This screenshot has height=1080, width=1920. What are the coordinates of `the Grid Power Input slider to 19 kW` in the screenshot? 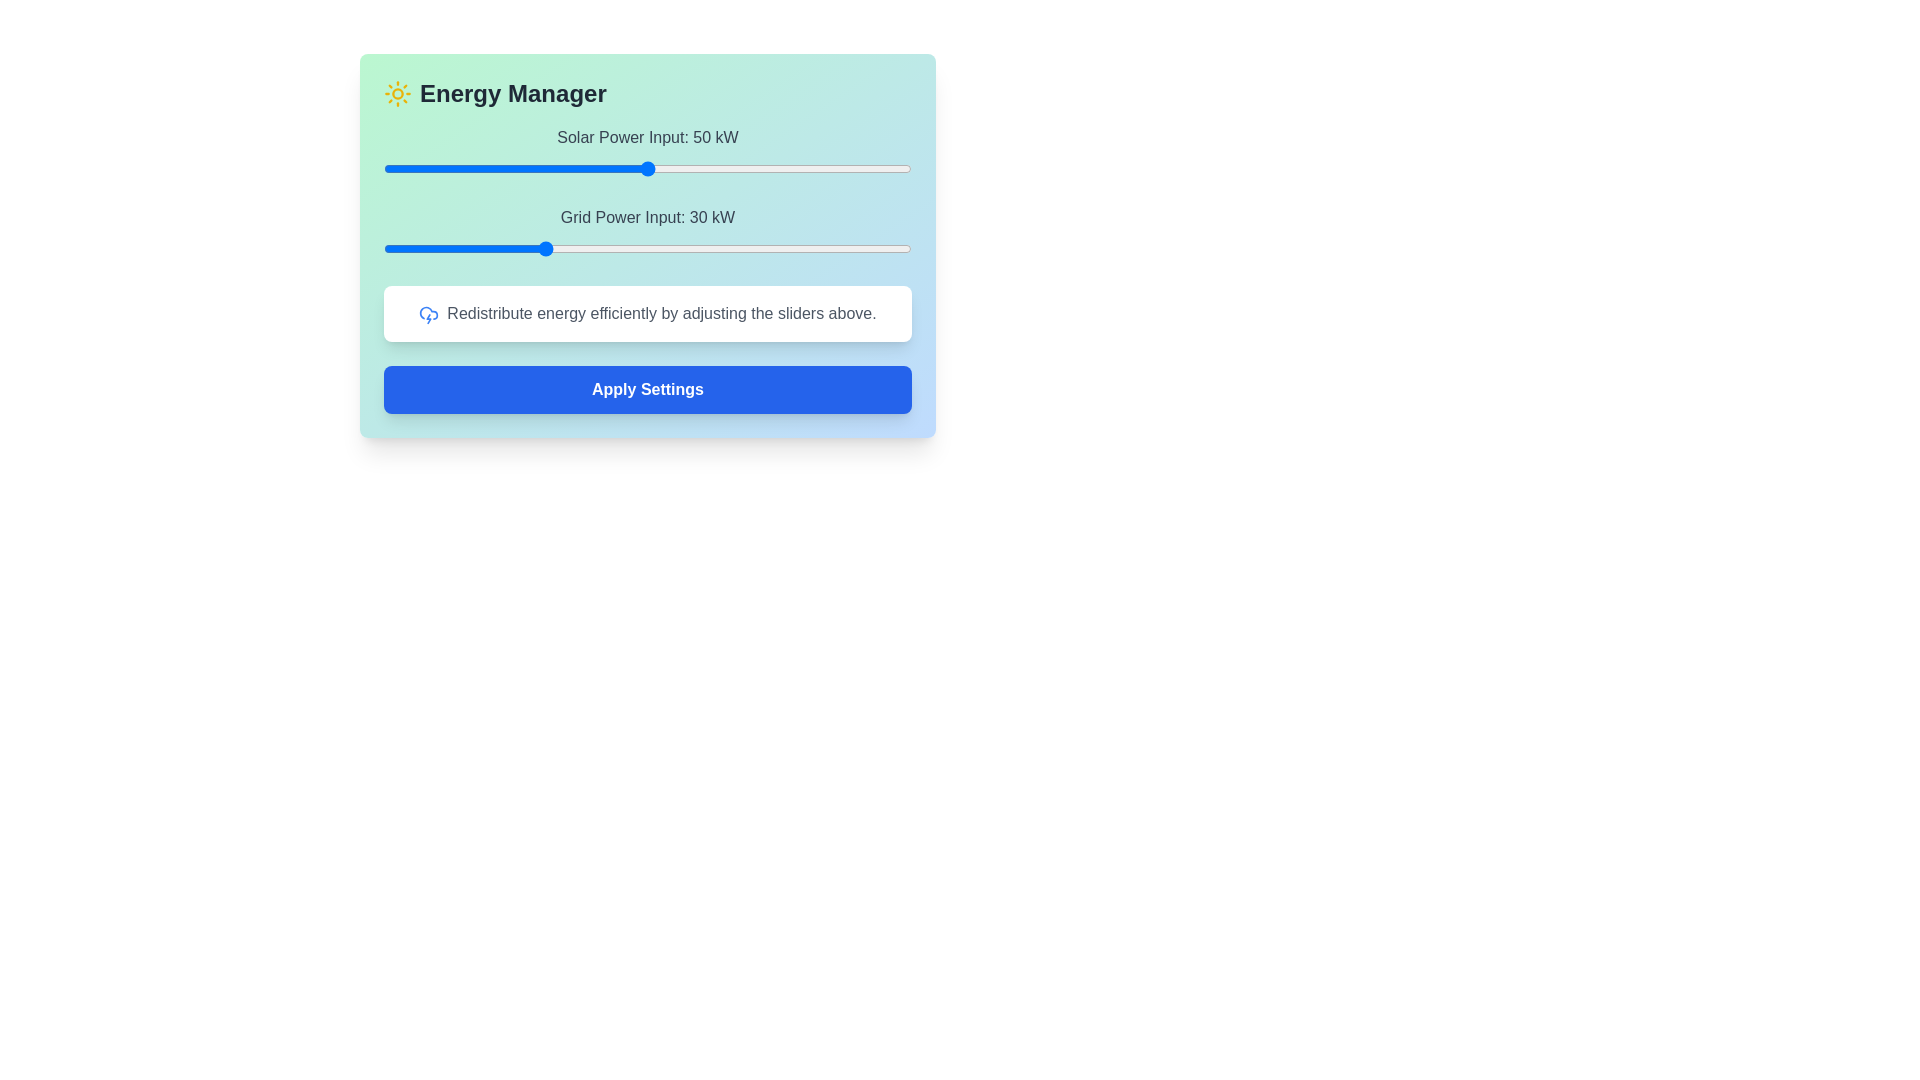 It's located at (484, 248).